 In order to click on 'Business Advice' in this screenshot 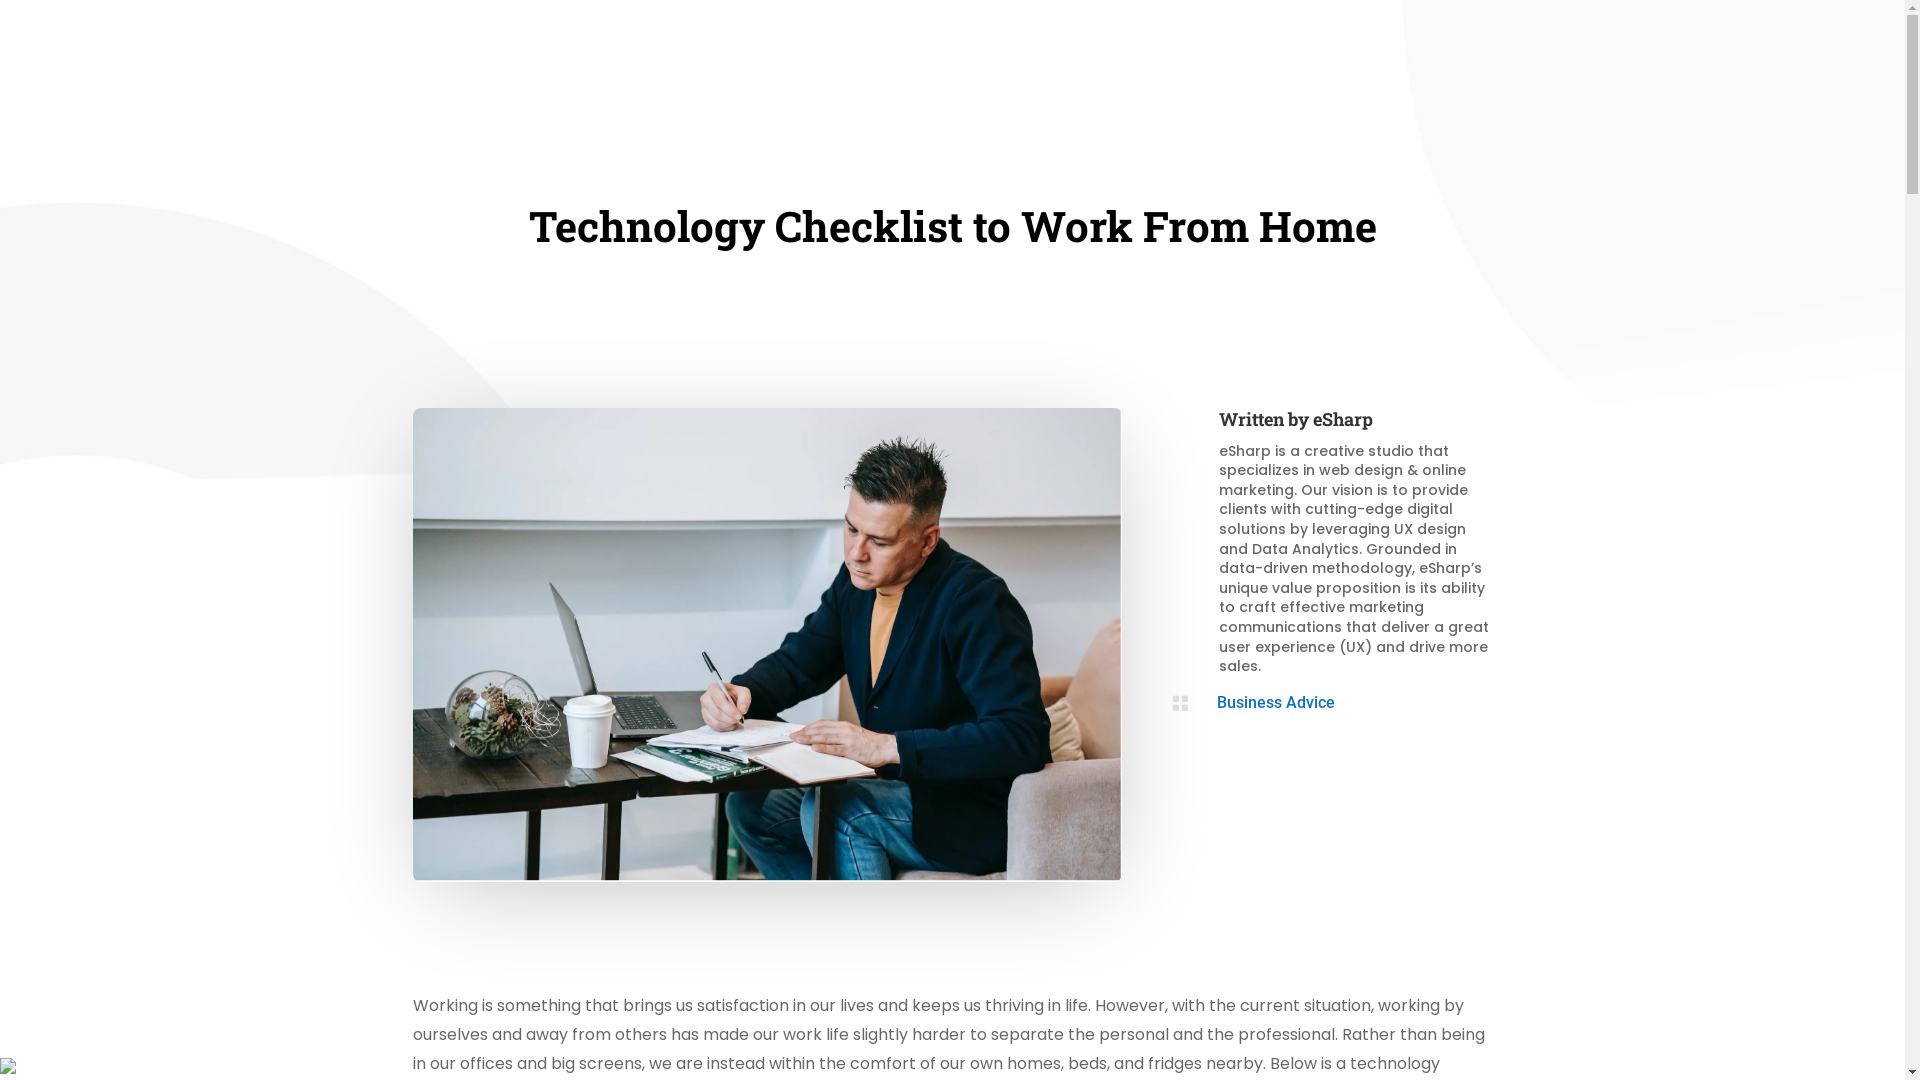, I will do `click(1275, 701)`.